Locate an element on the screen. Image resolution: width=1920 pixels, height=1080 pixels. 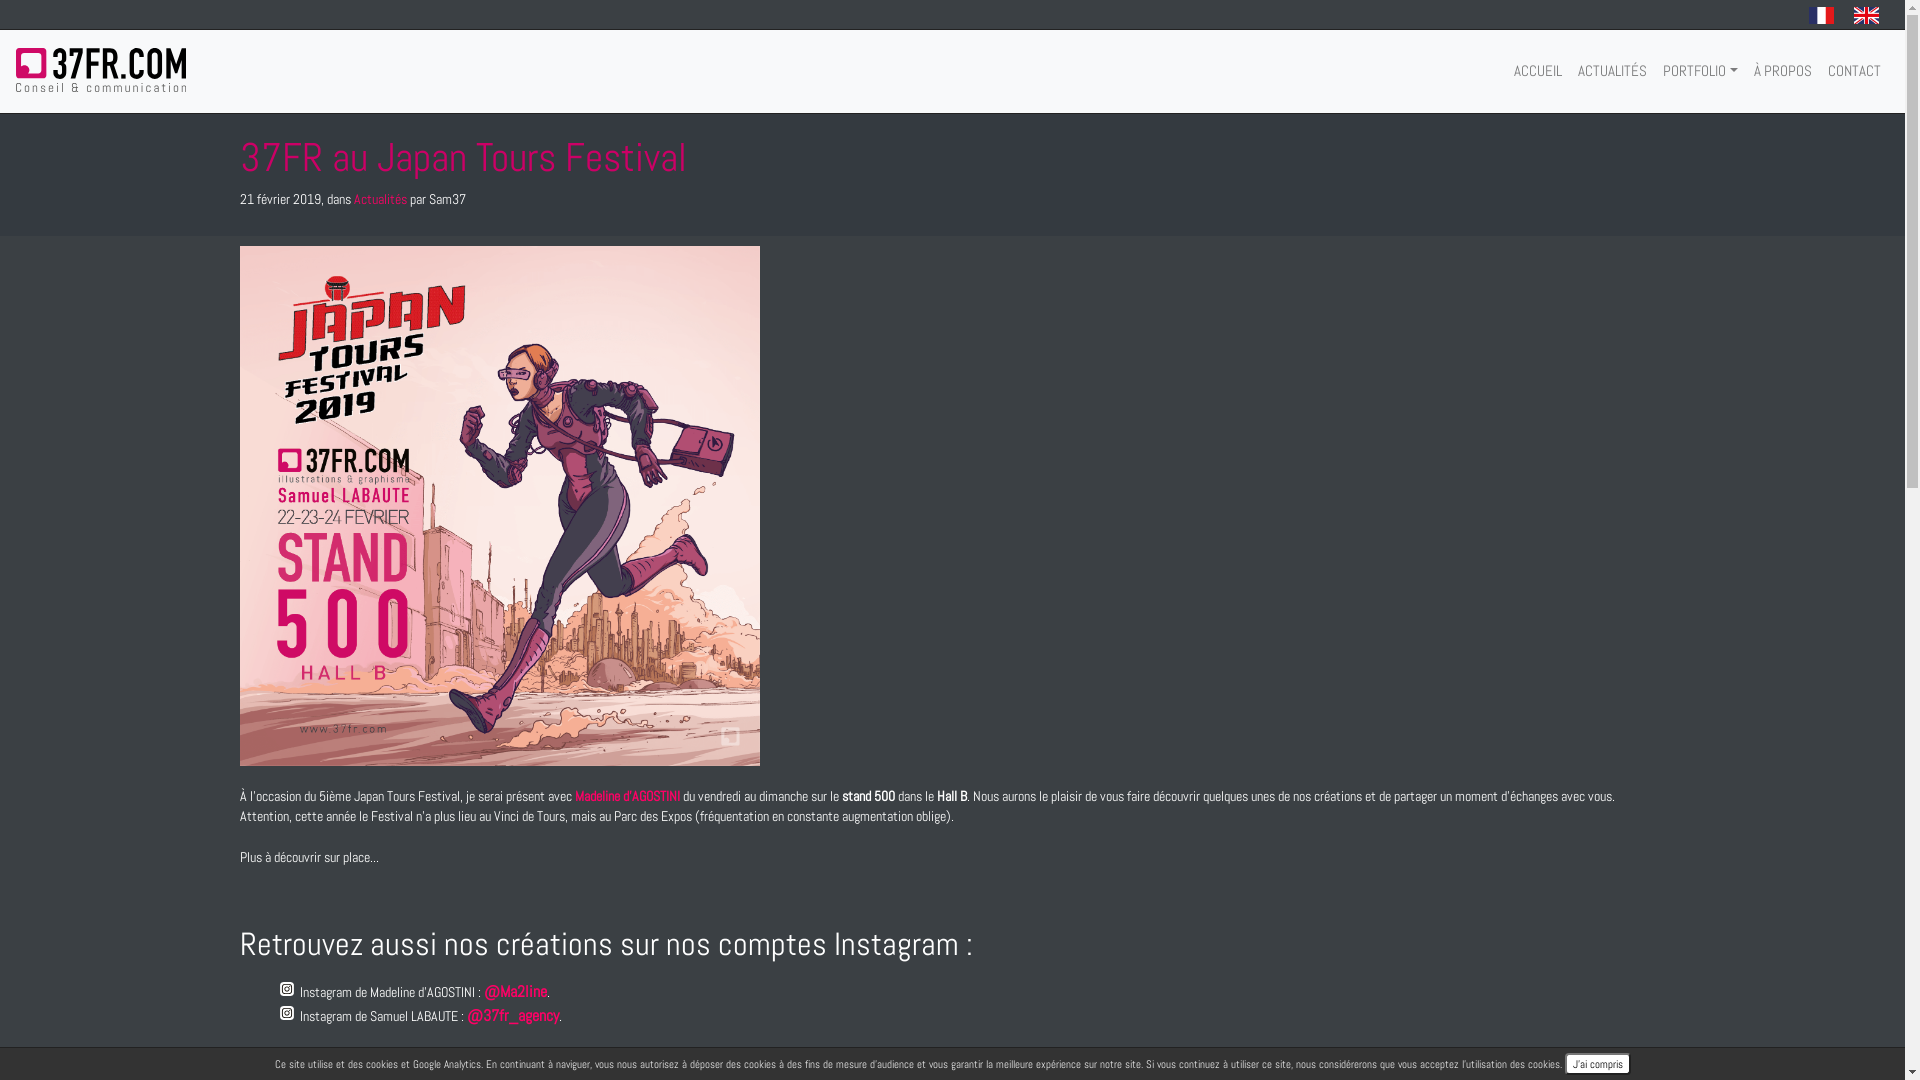
'ACCUEIL' is located at coordinates (1536, 69).